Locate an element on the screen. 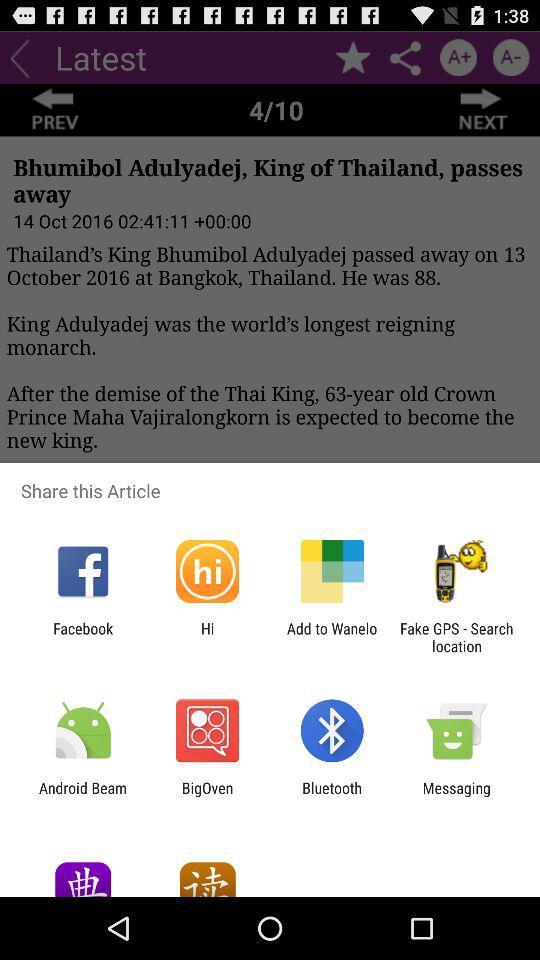 This screenshot has width=540, height=960. the app next to bluetooth is located at coordinates (456, 796).